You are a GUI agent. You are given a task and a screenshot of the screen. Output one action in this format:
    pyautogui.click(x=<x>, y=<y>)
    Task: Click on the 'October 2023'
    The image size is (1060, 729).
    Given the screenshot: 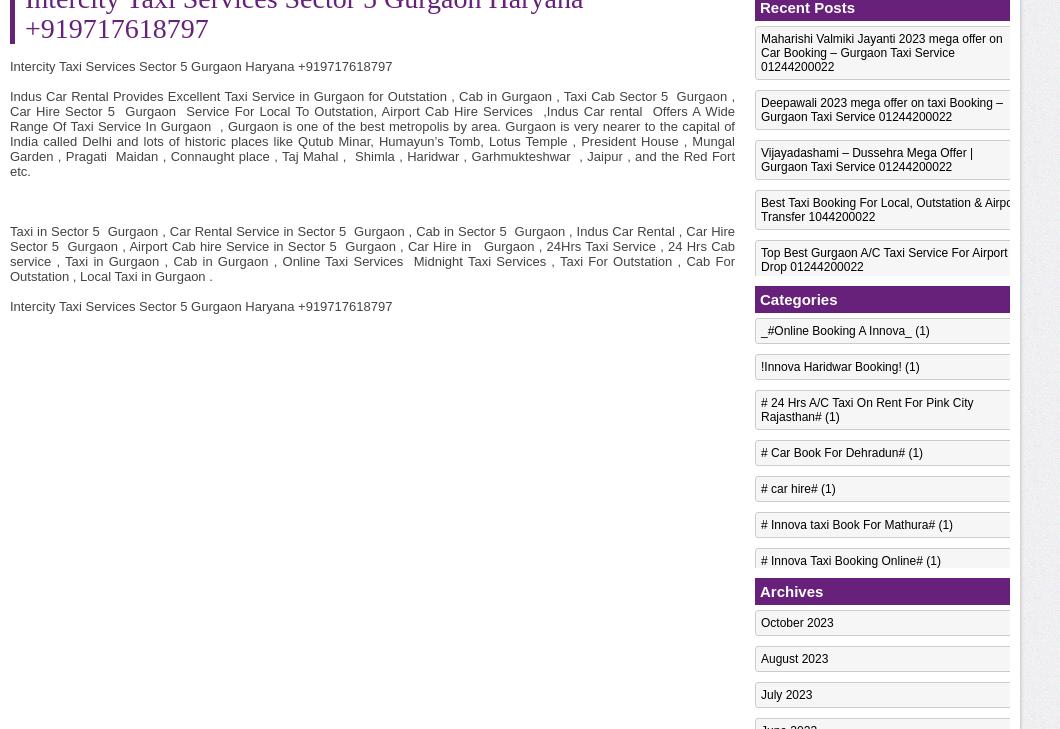 What is the action you would take?
    pyautogui.click(x=797, y=623)
    